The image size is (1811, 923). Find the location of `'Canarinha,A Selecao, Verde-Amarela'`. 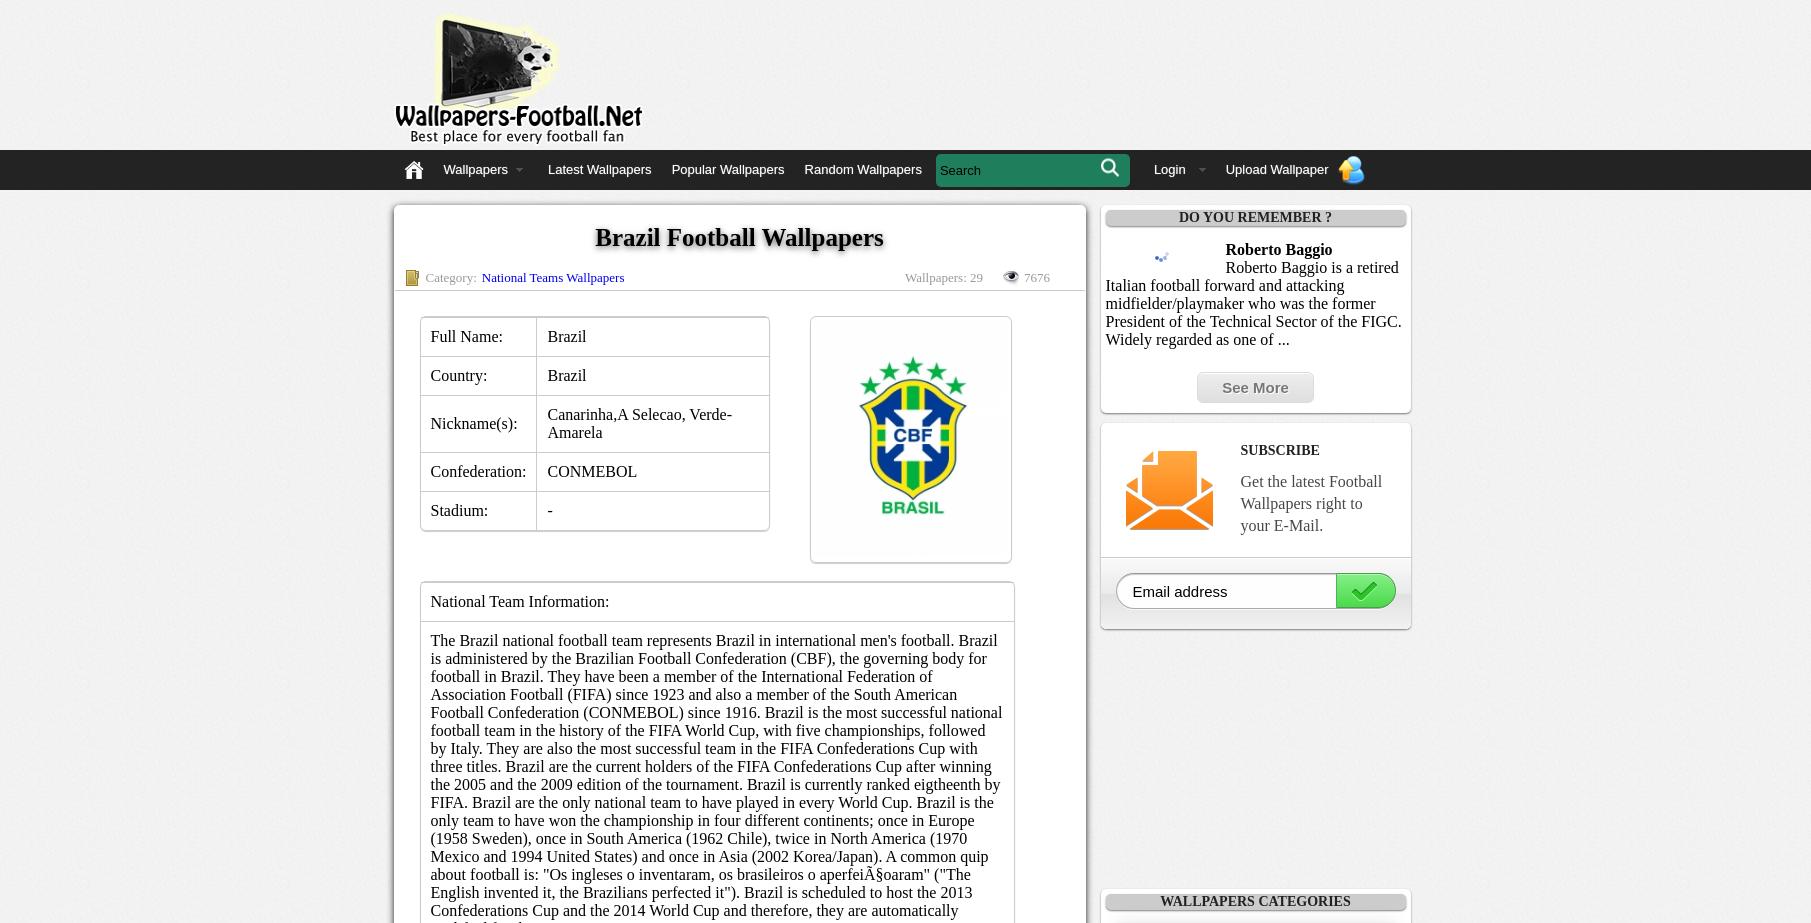

'Canarinha,A Selecao, Verde-Amarela' is located at coordinates (639, 423).